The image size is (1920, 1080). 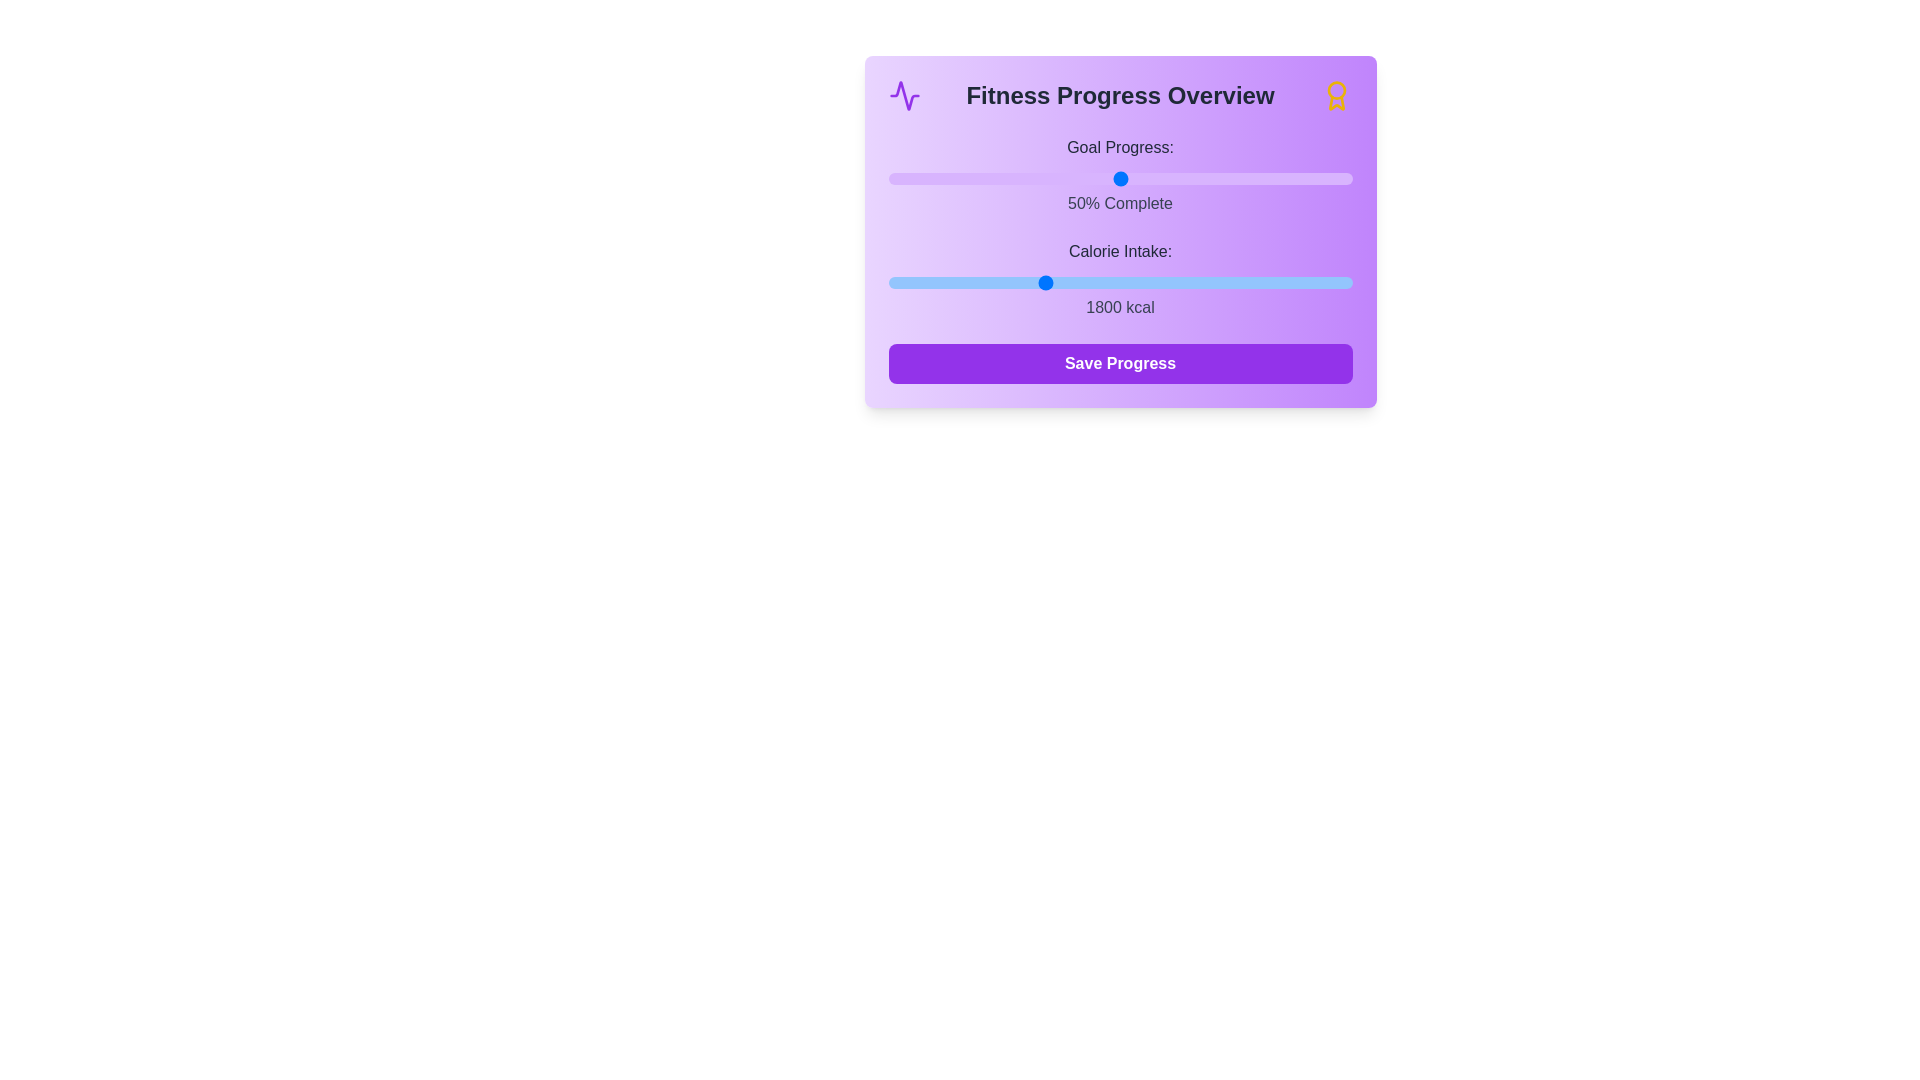 What do you see at coordinates (1013, 282) in the screenshot?
I see `calorie intake` at bounding box center [1013, 282].